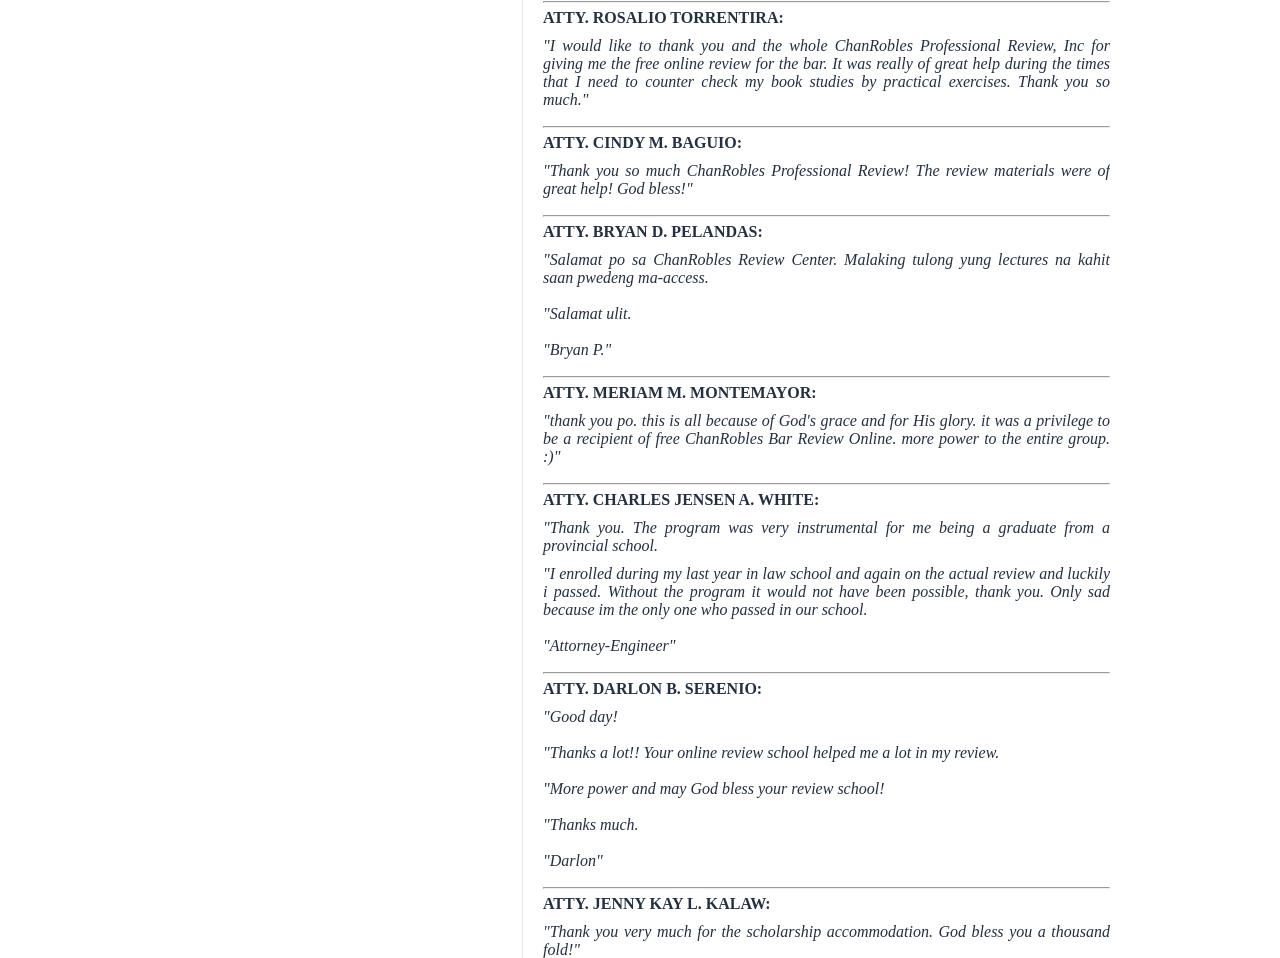  Describe the element at coordinates (652, 687) in the screenshot. I see `'ATTY. DARLON B. SERENIO:'` at that location.